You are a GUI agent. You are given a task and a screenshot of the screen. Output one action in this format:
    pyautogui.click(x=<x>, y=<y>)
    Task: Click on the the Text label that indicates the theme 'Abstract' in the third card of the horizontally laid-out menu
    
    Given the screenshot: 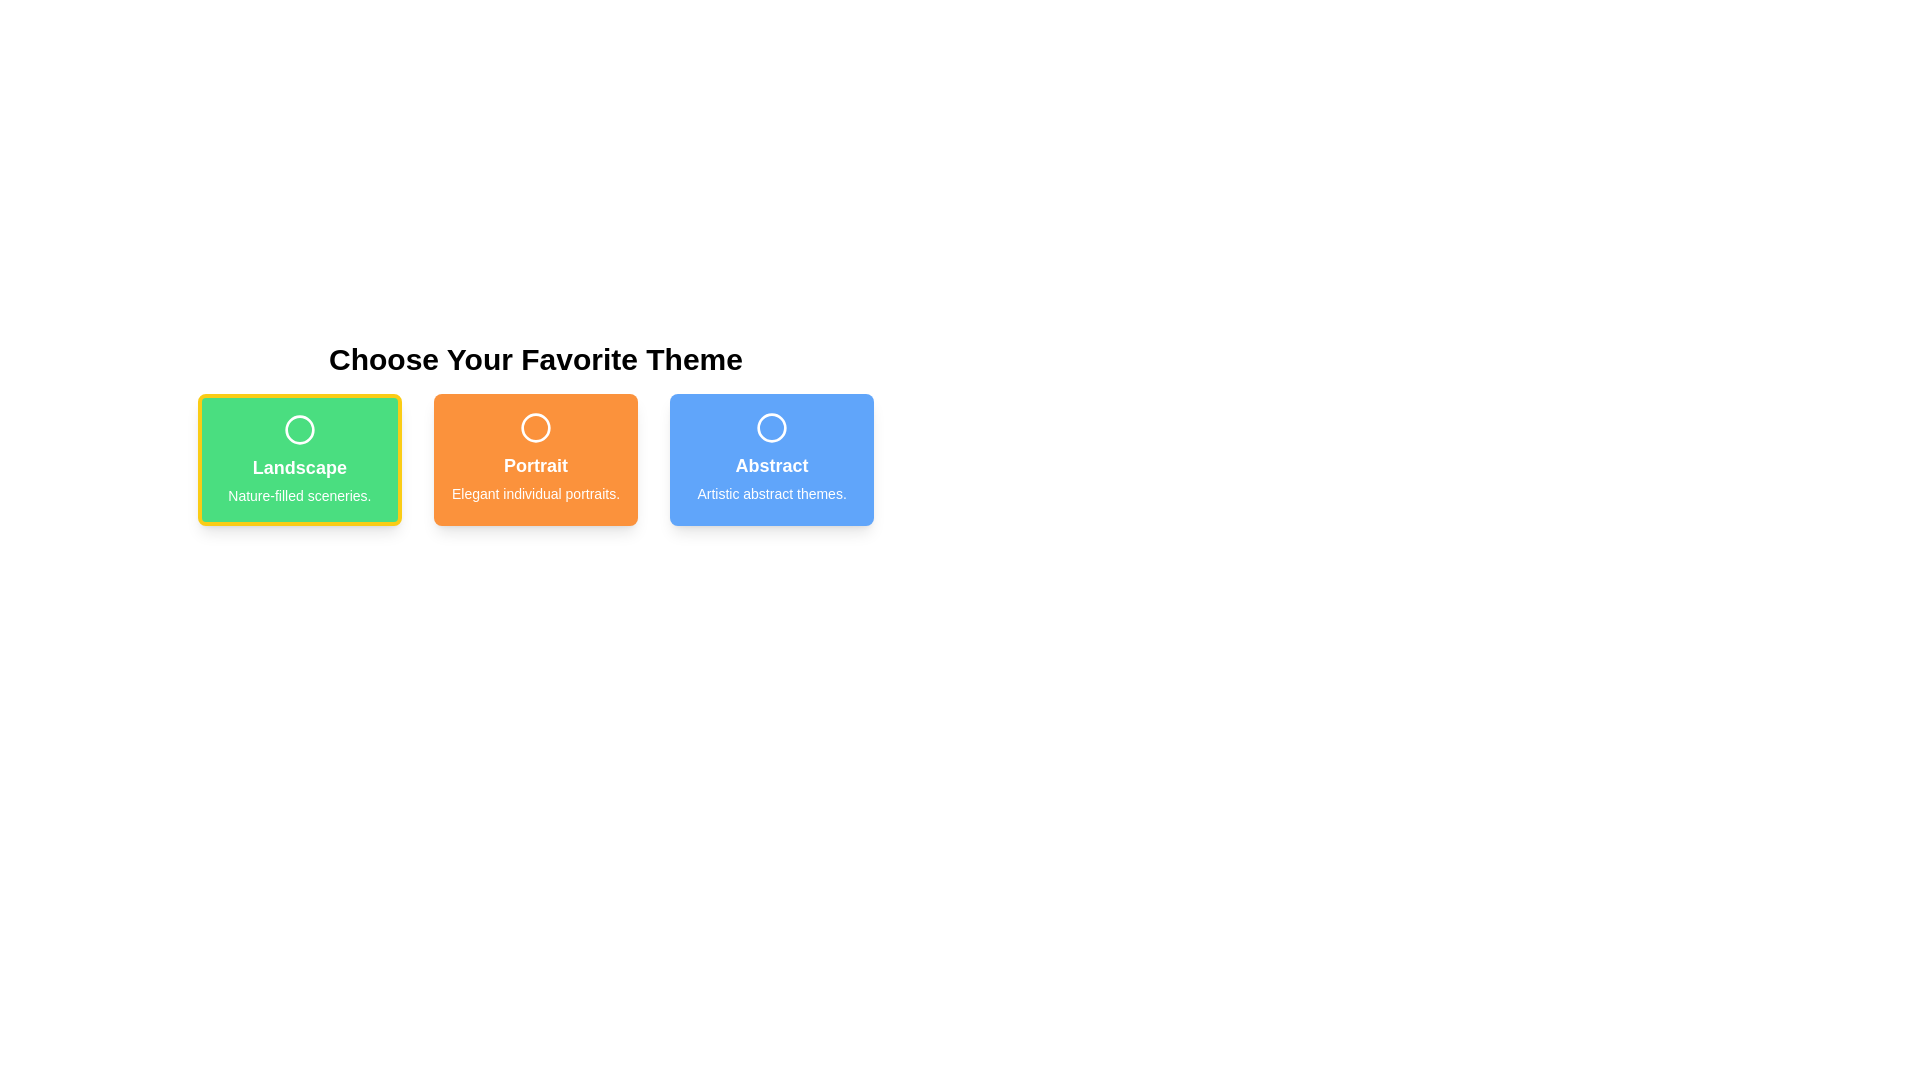 What is the action you would take?
    pyautogui.click(x=771, y=466)
    